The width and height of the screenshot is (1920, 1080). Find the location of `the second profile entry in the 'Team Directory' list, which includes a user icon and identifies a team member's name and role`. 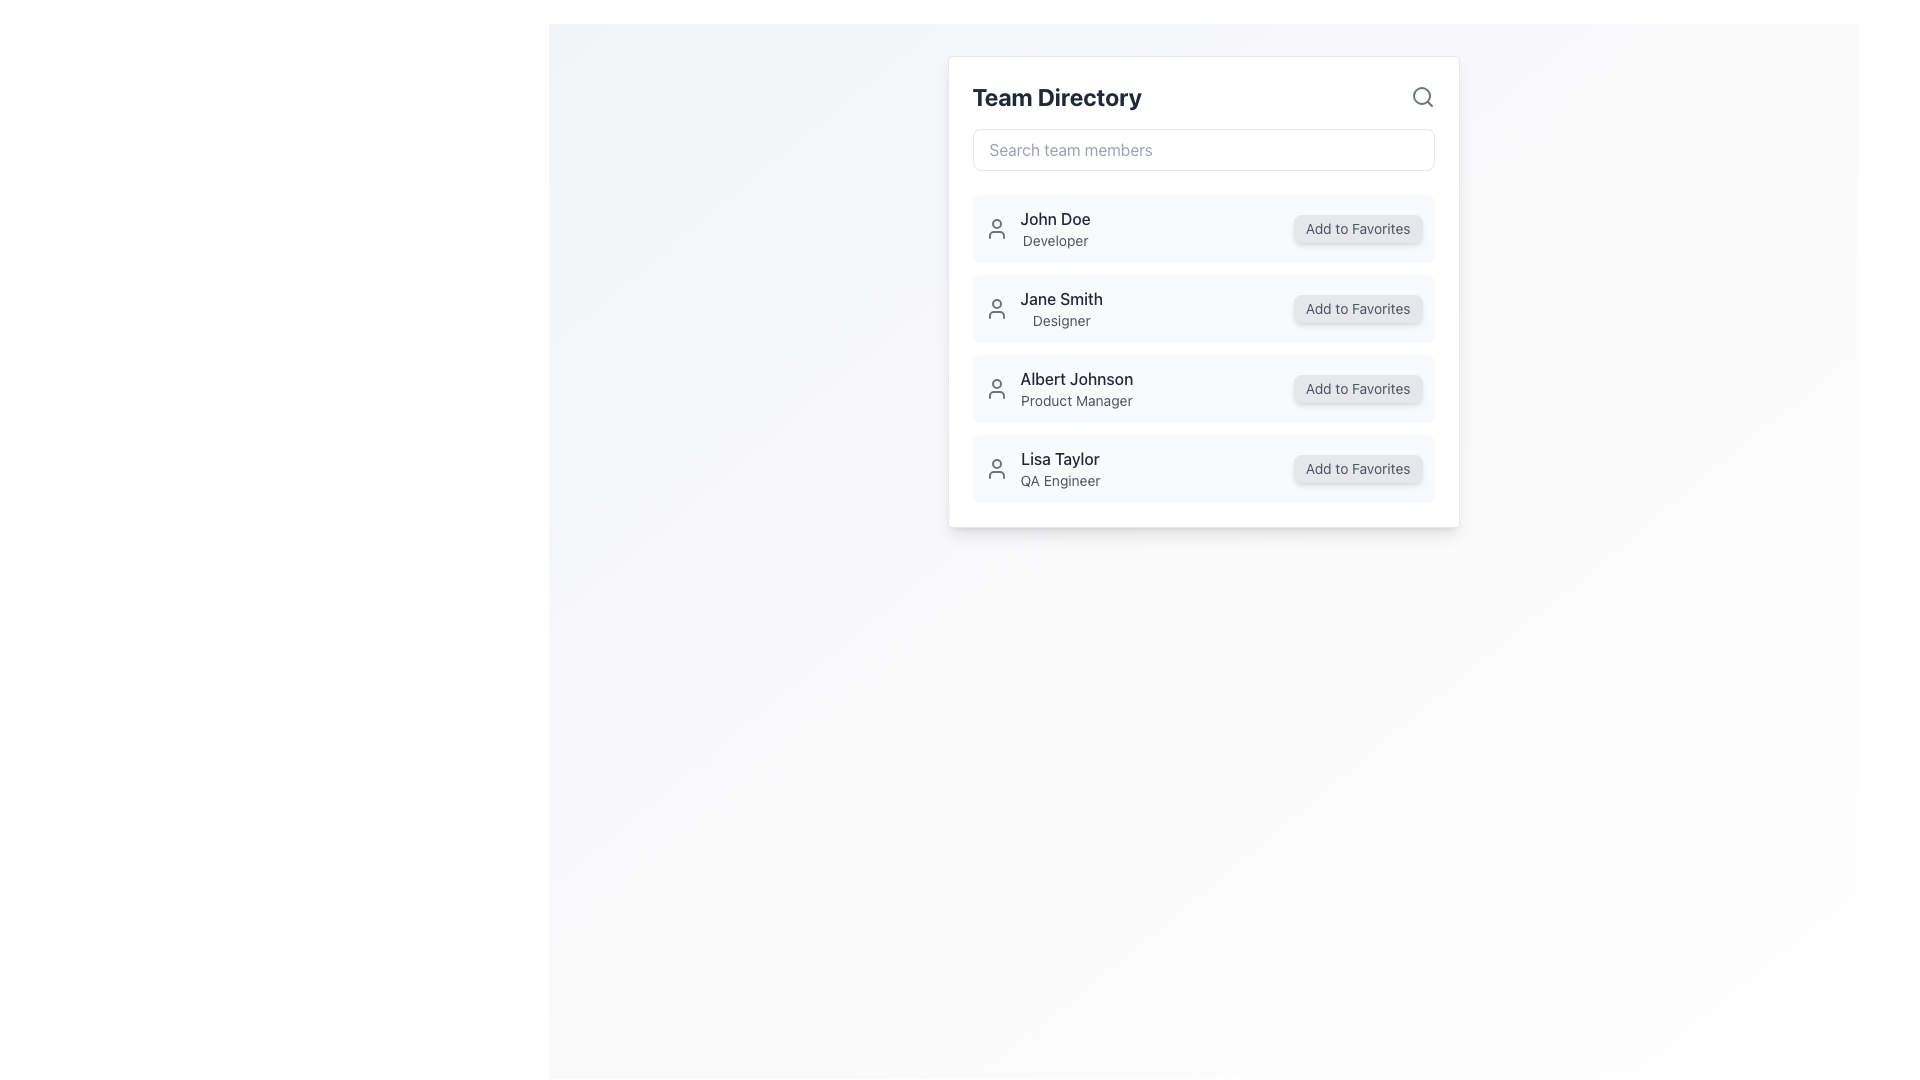

the second profile entry in the 'Team Directory' list, which includes a user icon and identifies a team member's name and role is located at coordinates (1042, 308).